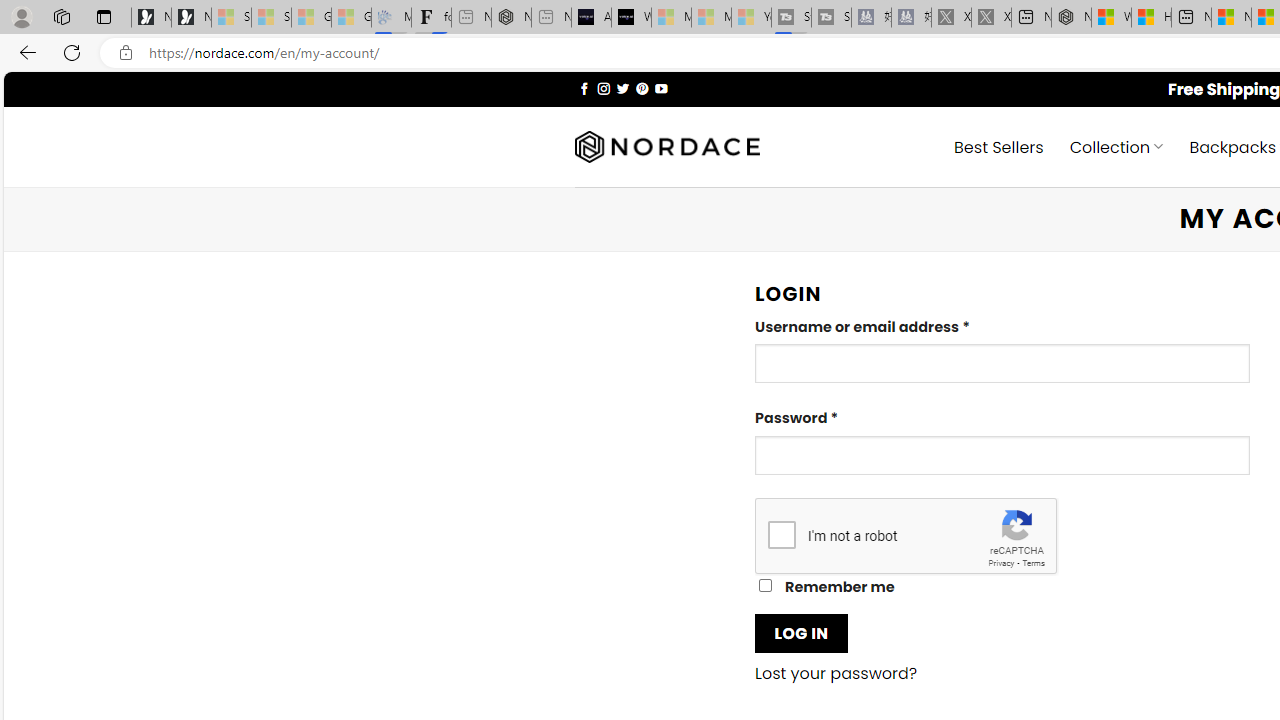 The image size is (1280, 720). I want to click on 'Huge shark washes ashore at New York City beach | Watch', so click(1151, 17).